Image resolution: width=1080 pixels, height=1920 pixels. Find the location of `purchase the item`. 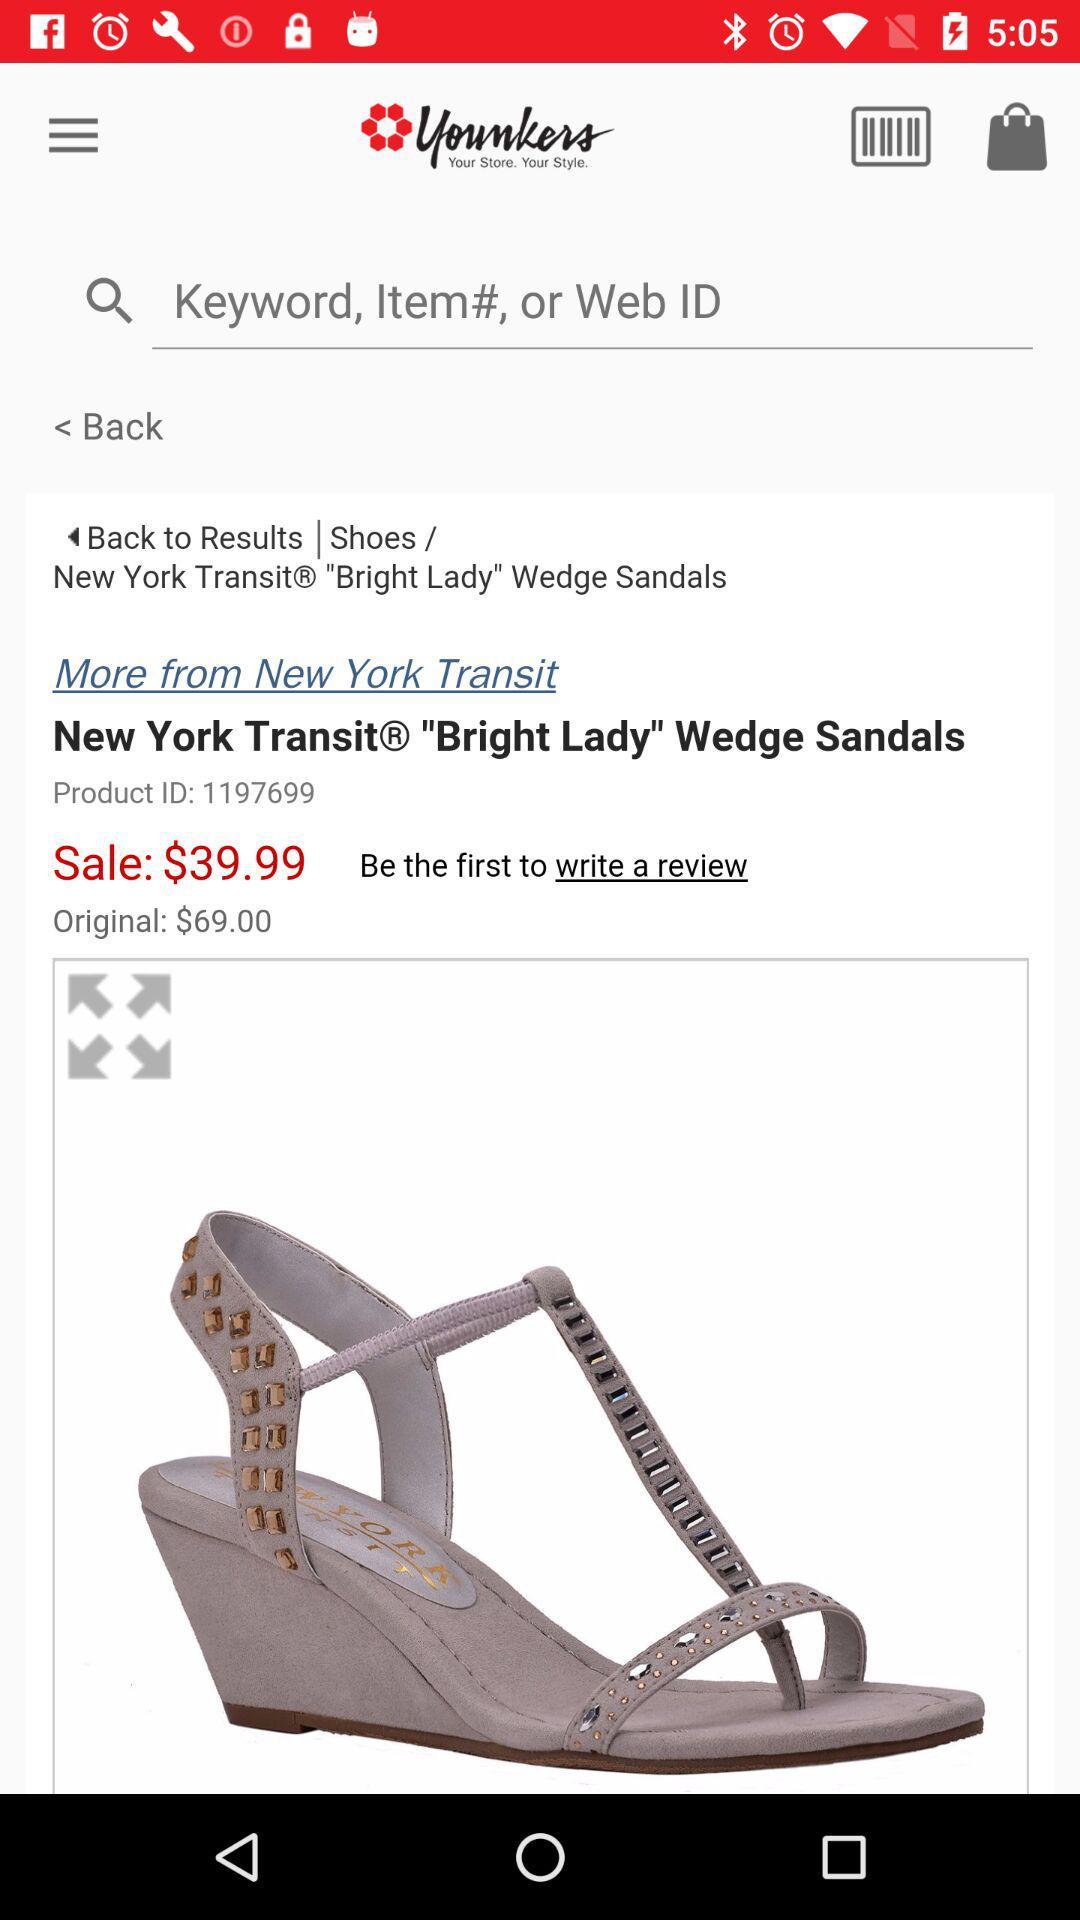

purchase the item is located at coordinates (1017, 135).